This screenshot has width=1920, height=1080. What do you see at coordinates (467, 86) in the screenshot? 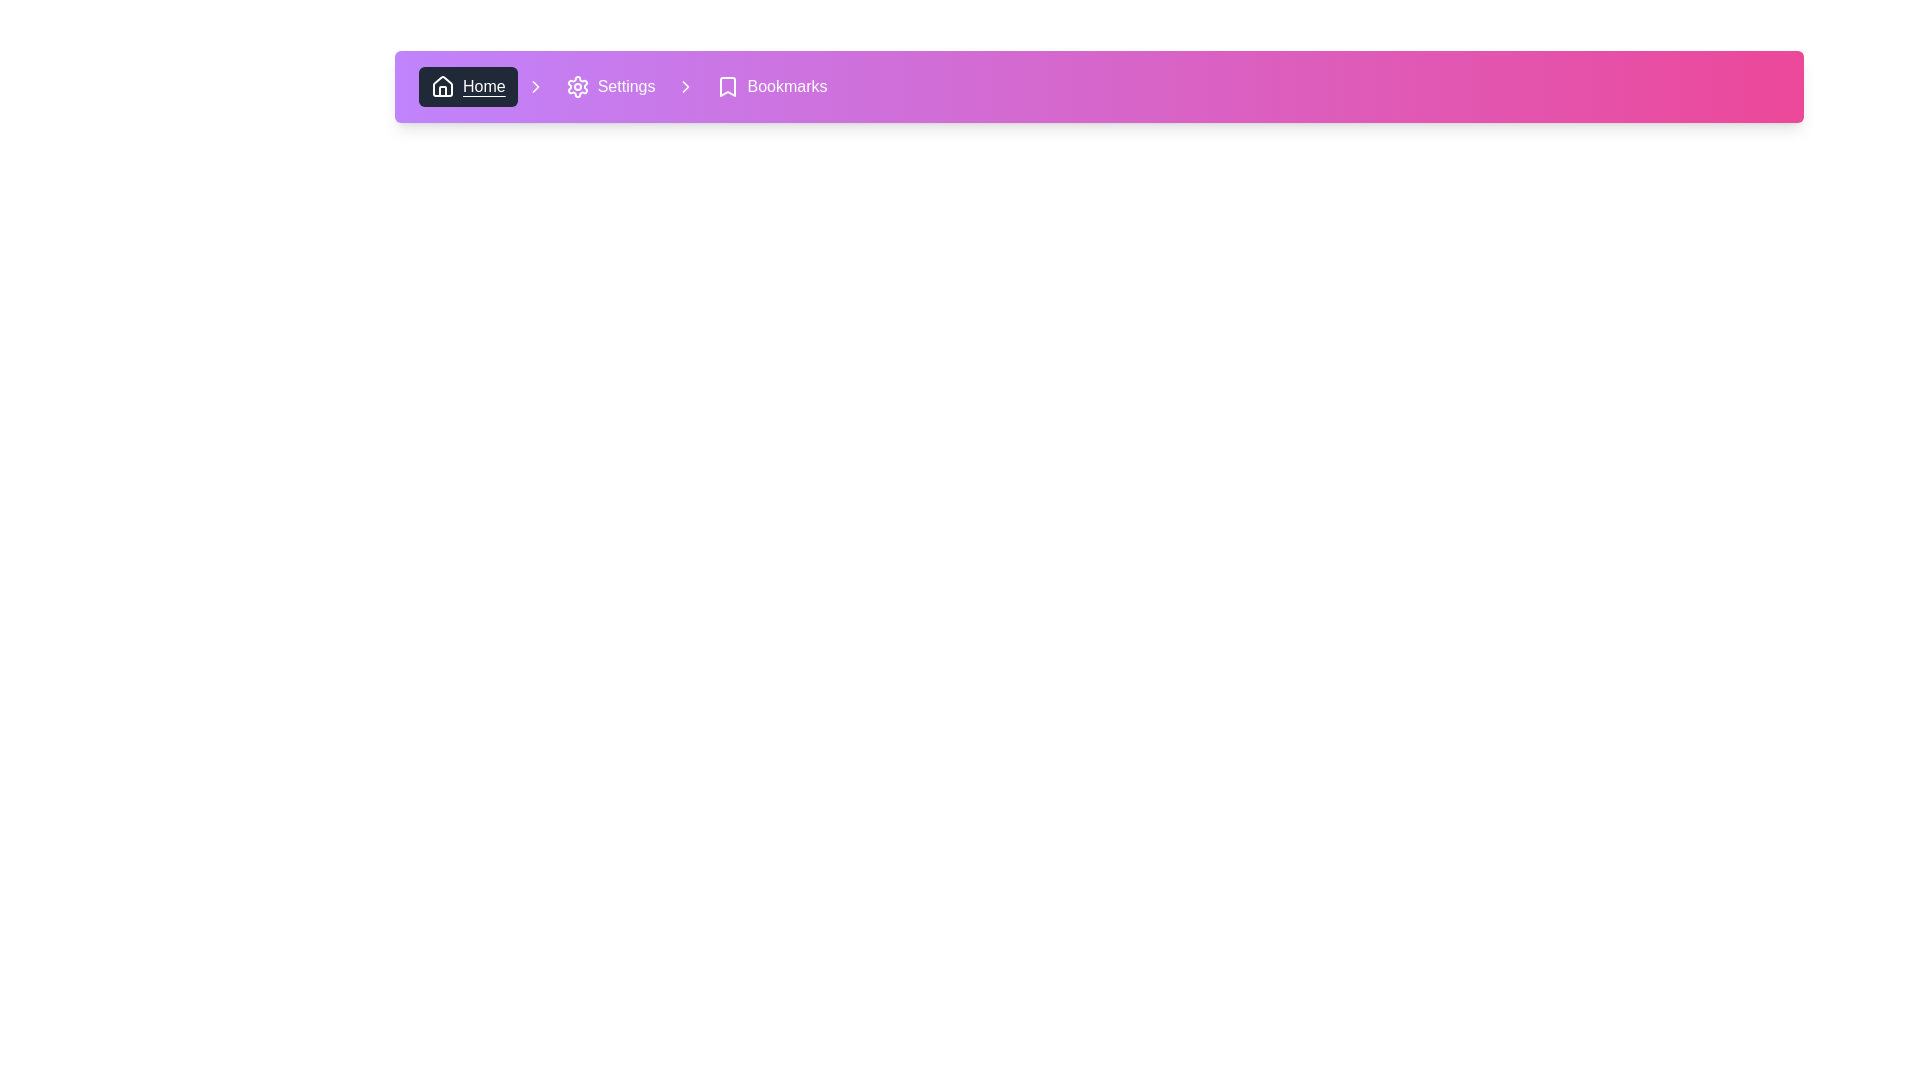
I see `the 'Home' button located at the left end of the navigation bar` at bounding box center [467, 86].